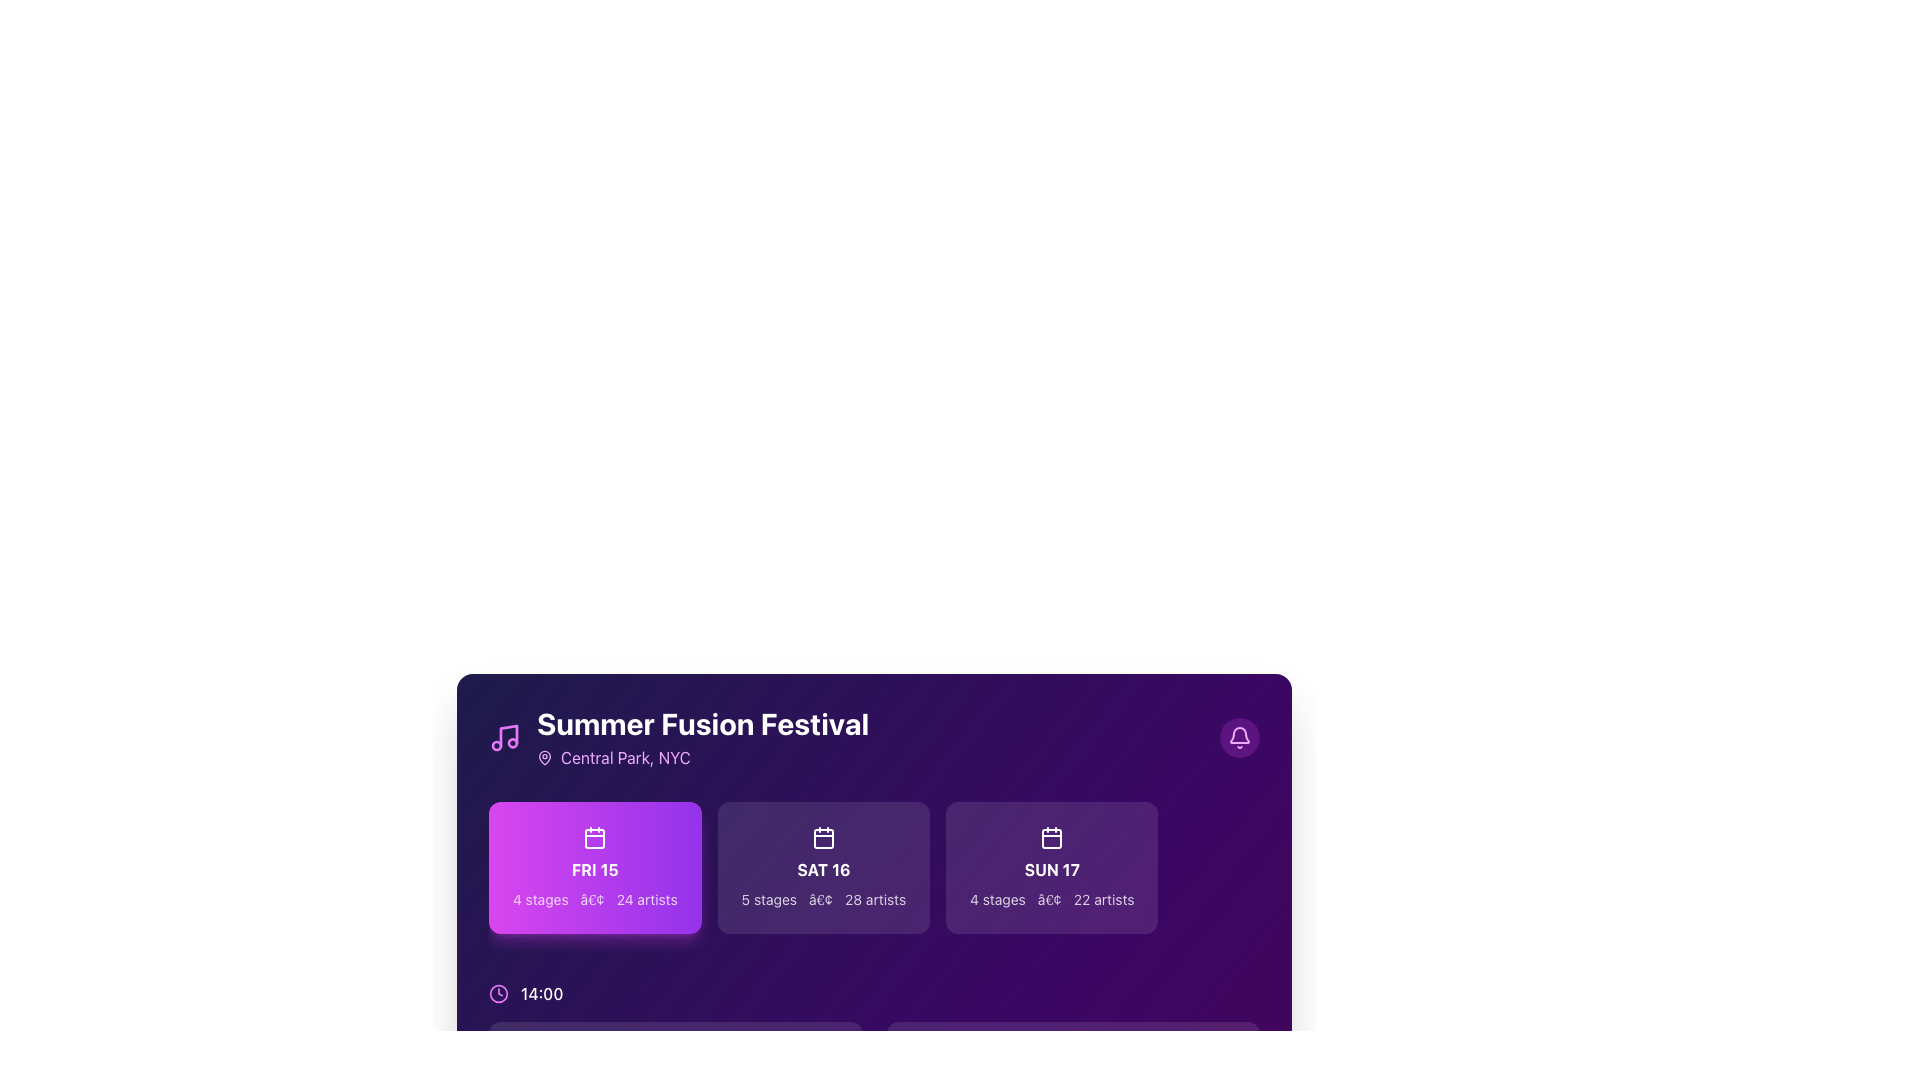  I want to click on the text label that provides information about the number of artists associated with the date and event, located in the bottom section of the purple box labeled 'FRI 15', so click(647, 898).